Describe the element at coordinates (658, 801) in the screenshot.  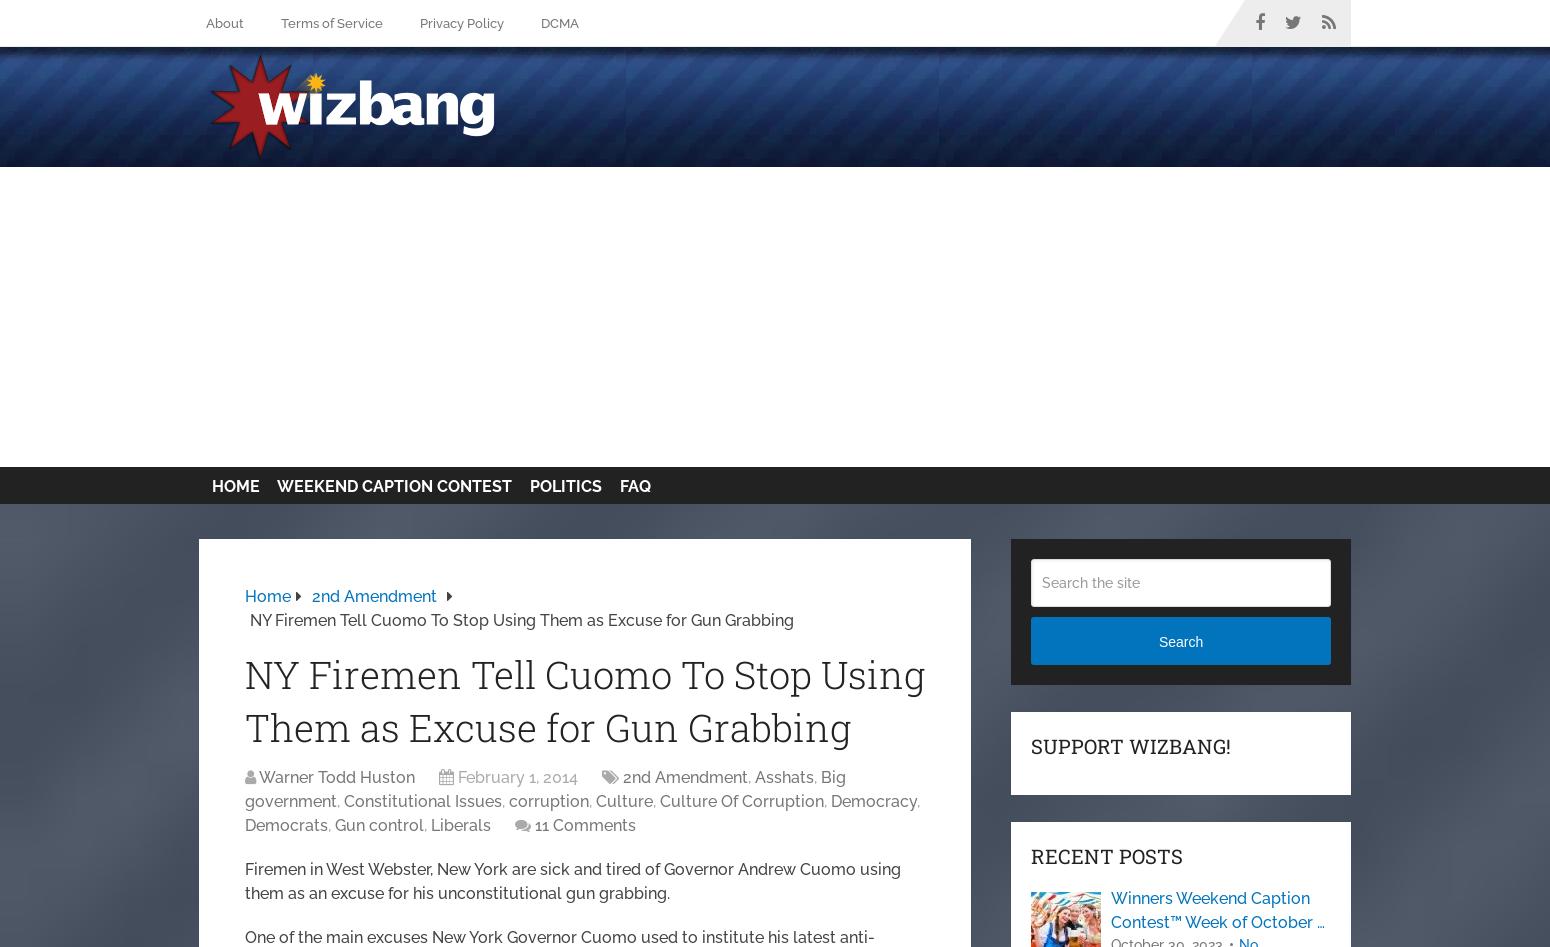
I see `'Culture Of Corruption'` at that location.